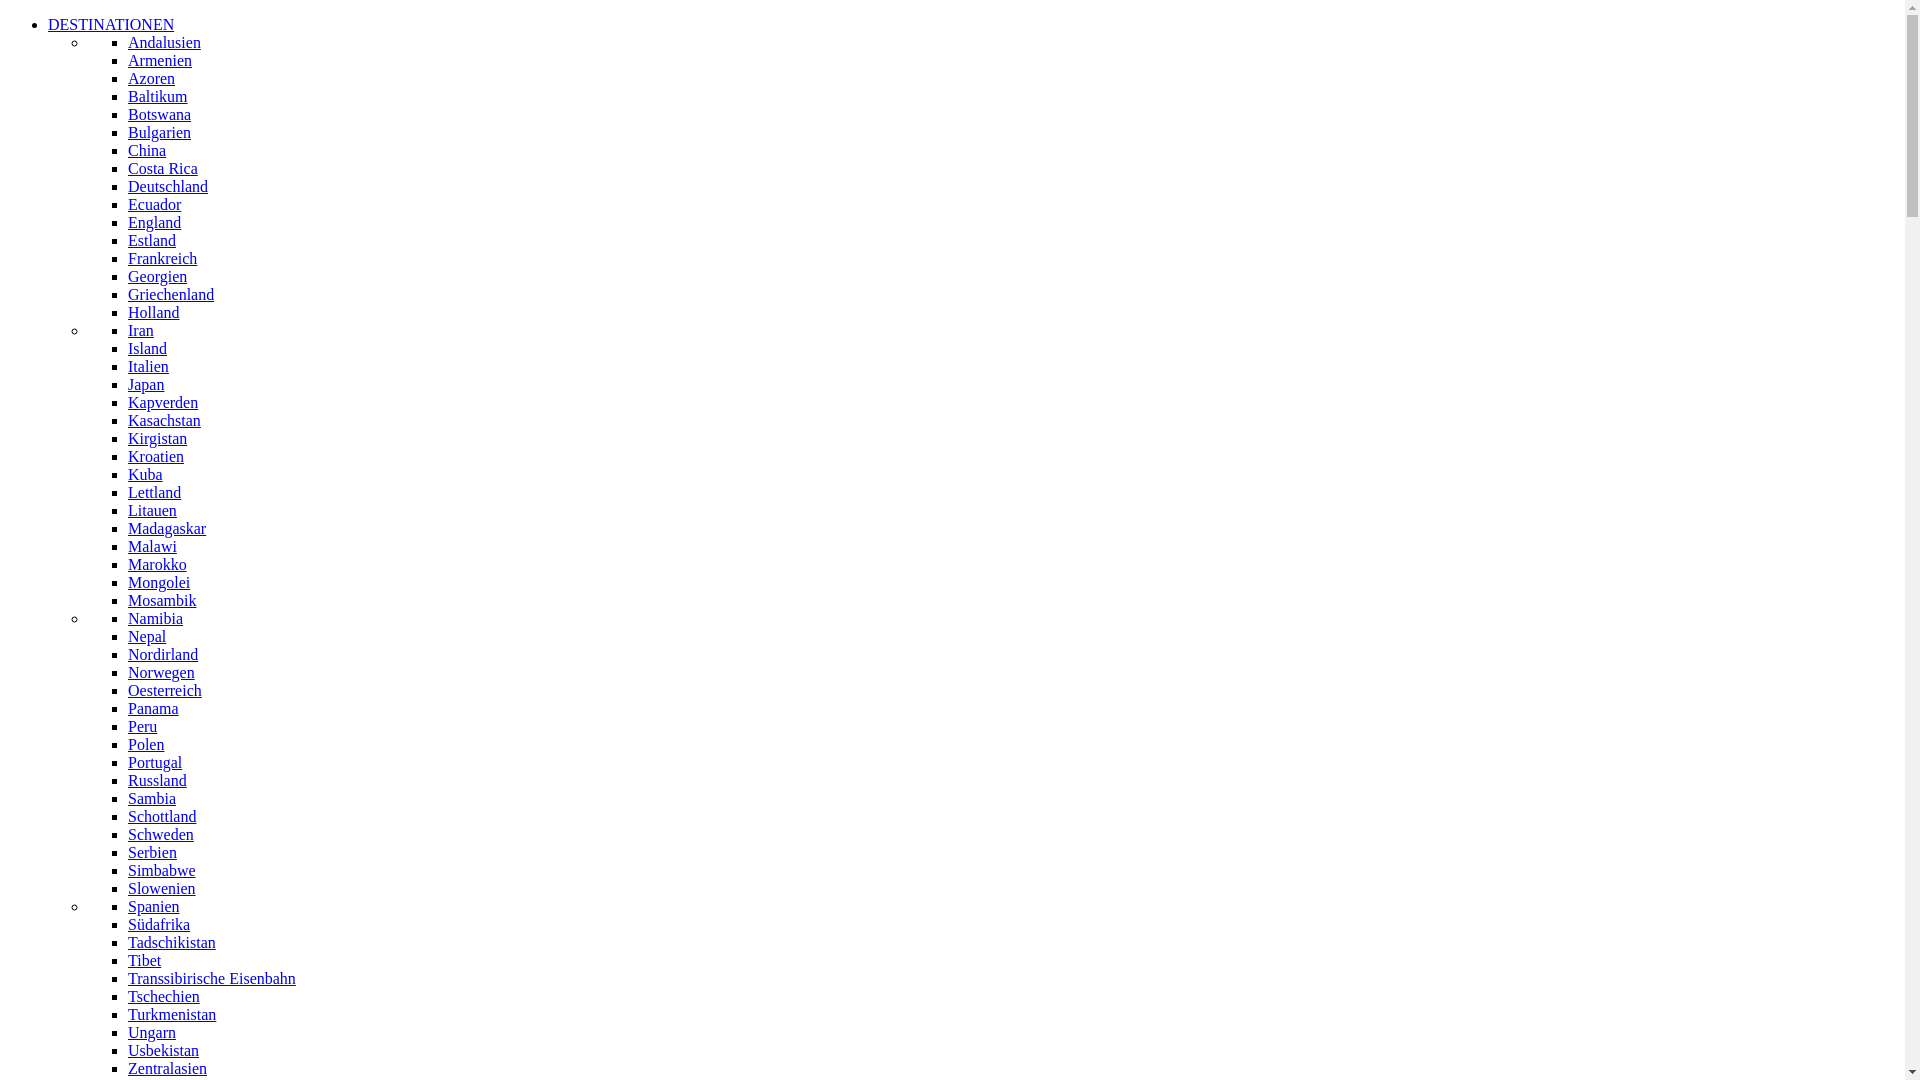  Describe the element at coordinates (127, 257) in the screenshot. I see `'Frankreich'` at that location.